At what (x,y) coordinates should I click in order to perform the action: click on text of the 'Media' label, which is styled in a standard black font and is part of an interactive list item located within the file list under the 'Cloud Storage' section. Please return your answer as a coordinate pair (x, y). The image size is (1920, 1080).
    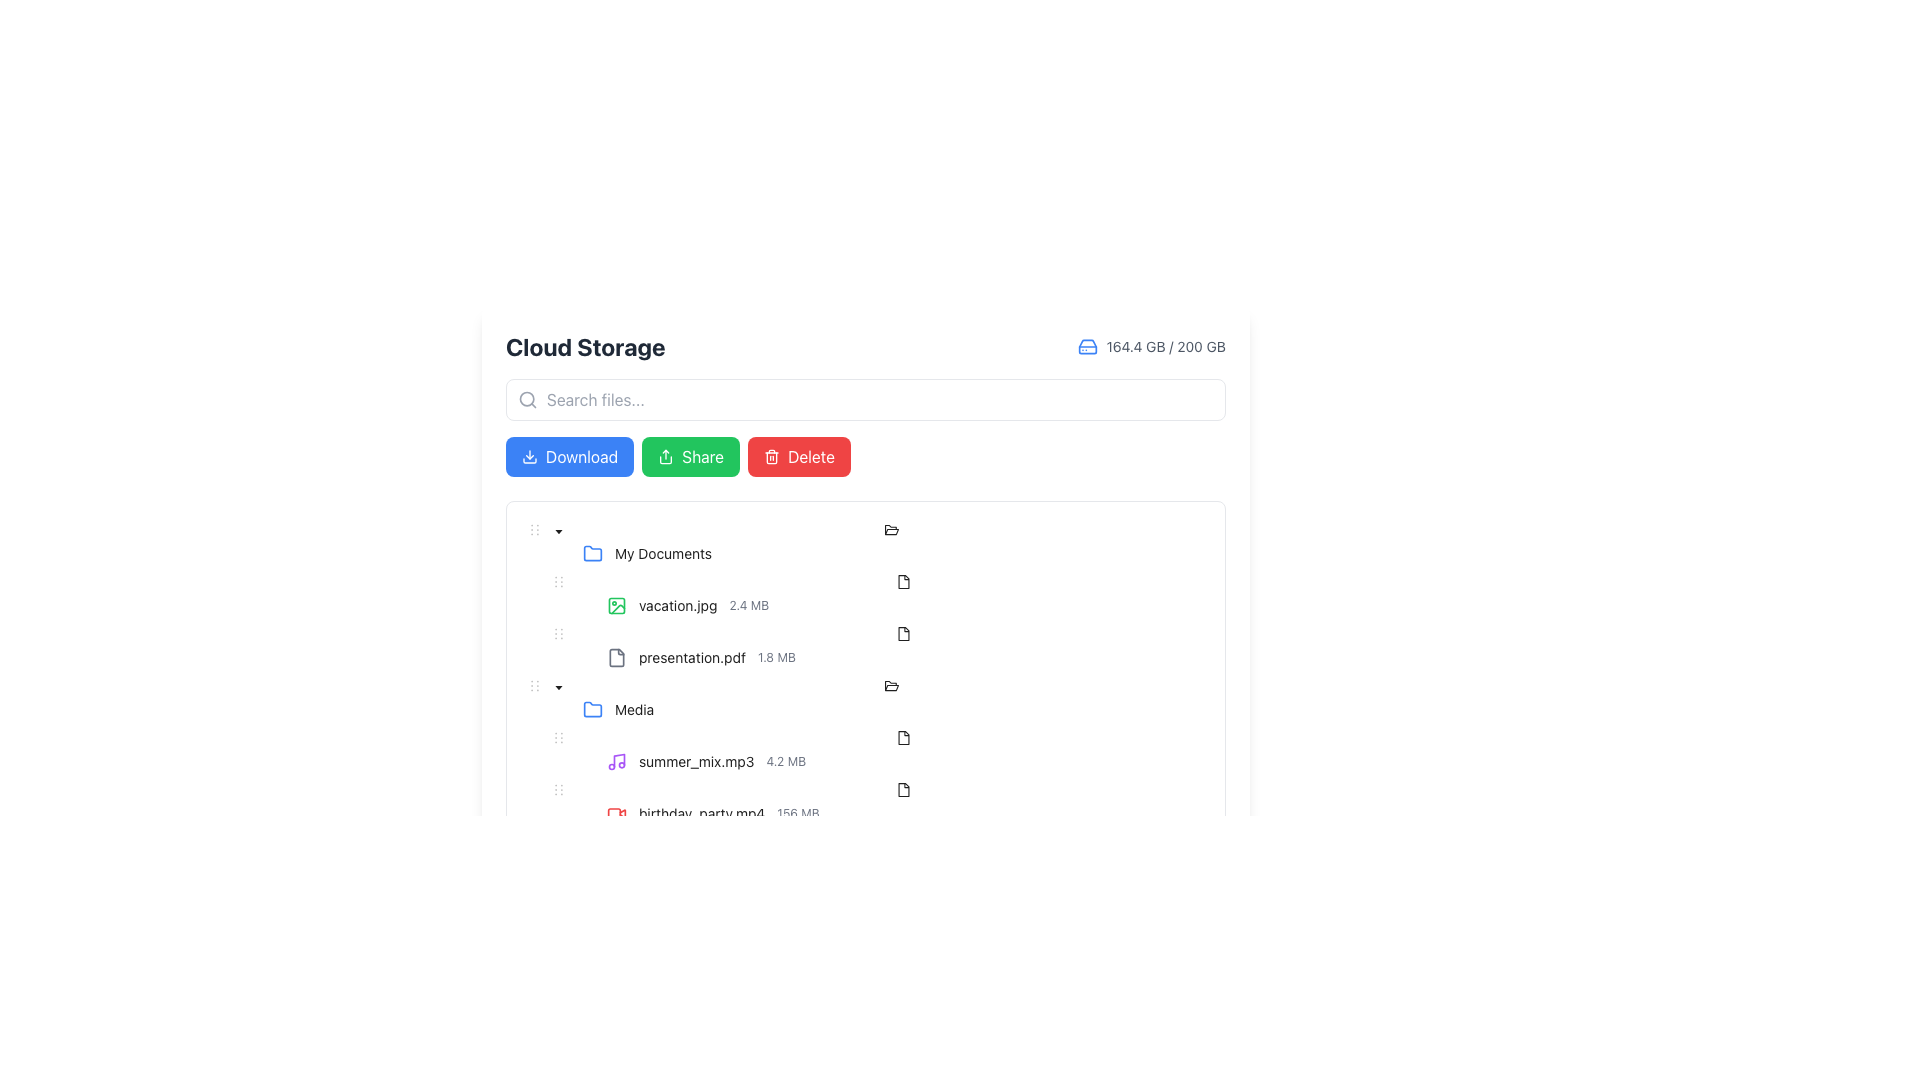
    Looking at the image, I should click on (633, 708).